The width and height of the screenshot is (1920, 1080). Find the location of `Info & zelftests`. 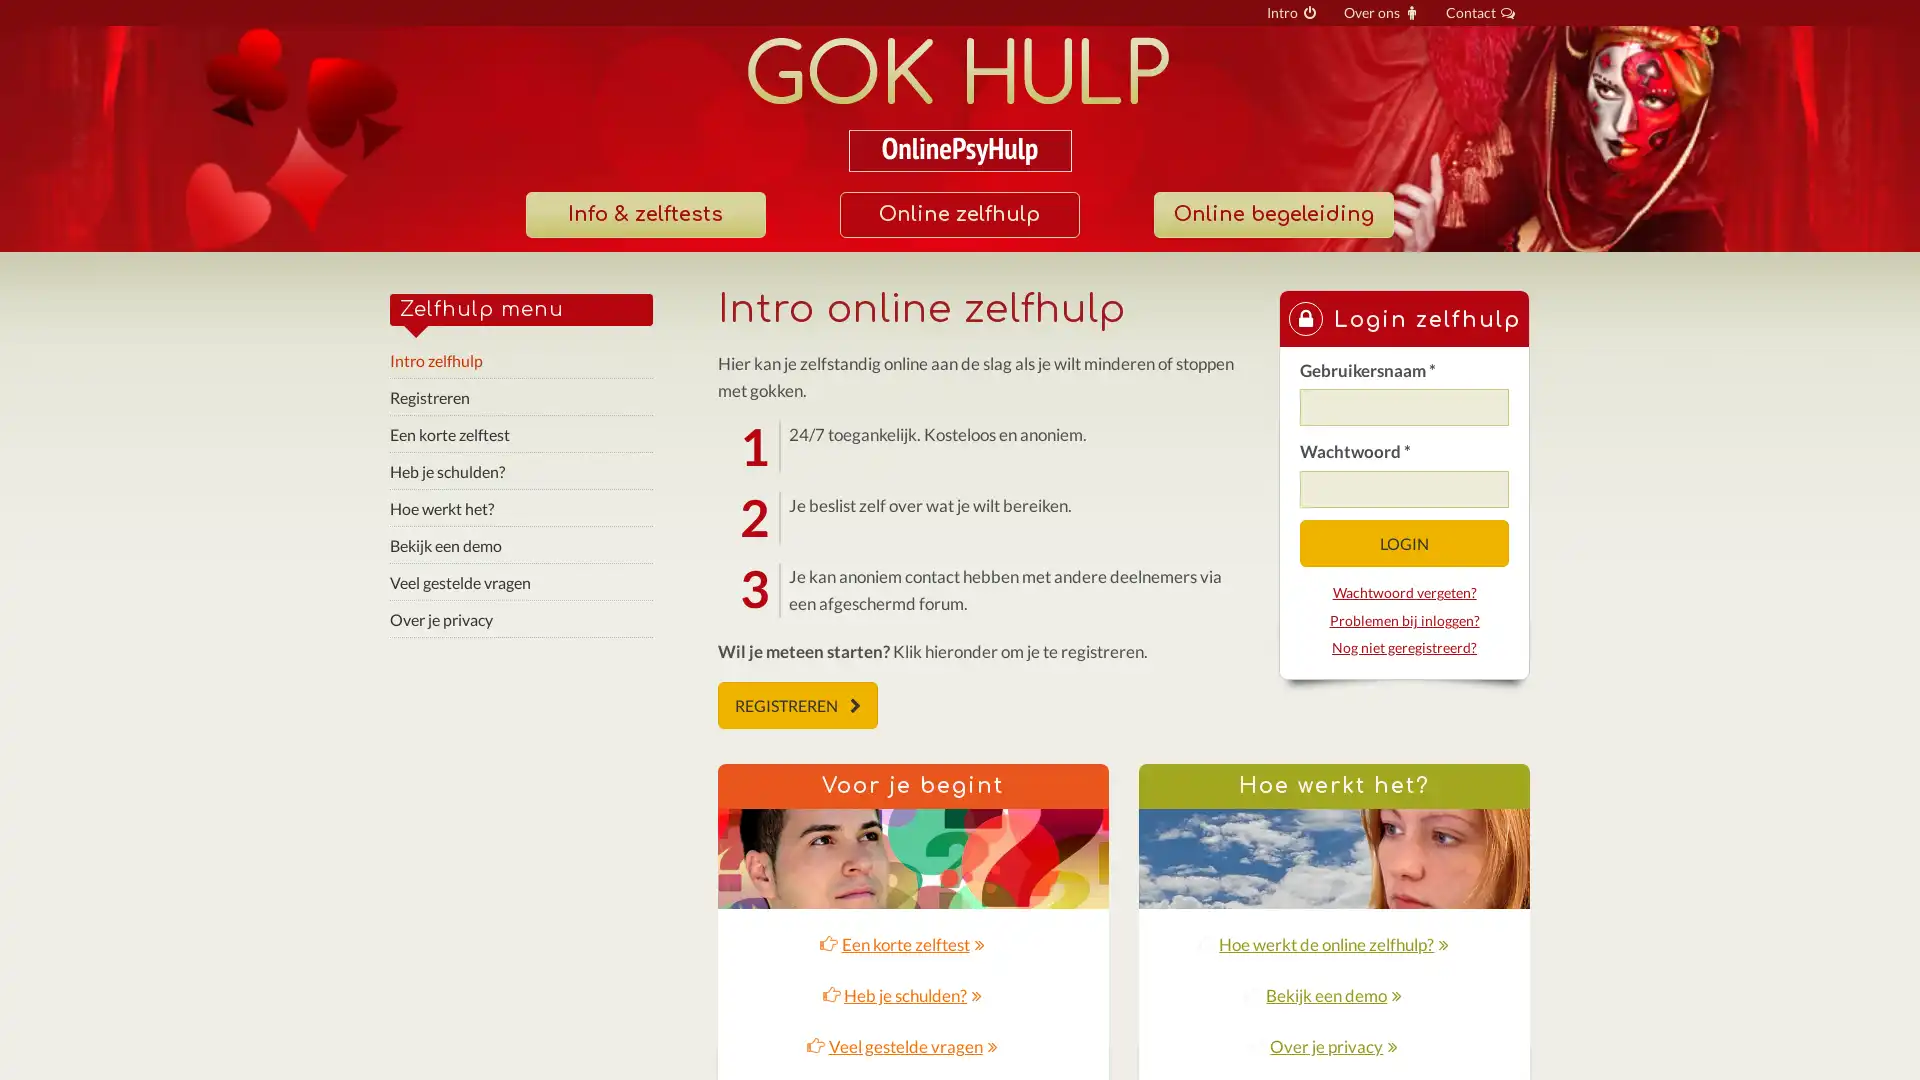

Info & zelftests is located at coordinates (644, 215).